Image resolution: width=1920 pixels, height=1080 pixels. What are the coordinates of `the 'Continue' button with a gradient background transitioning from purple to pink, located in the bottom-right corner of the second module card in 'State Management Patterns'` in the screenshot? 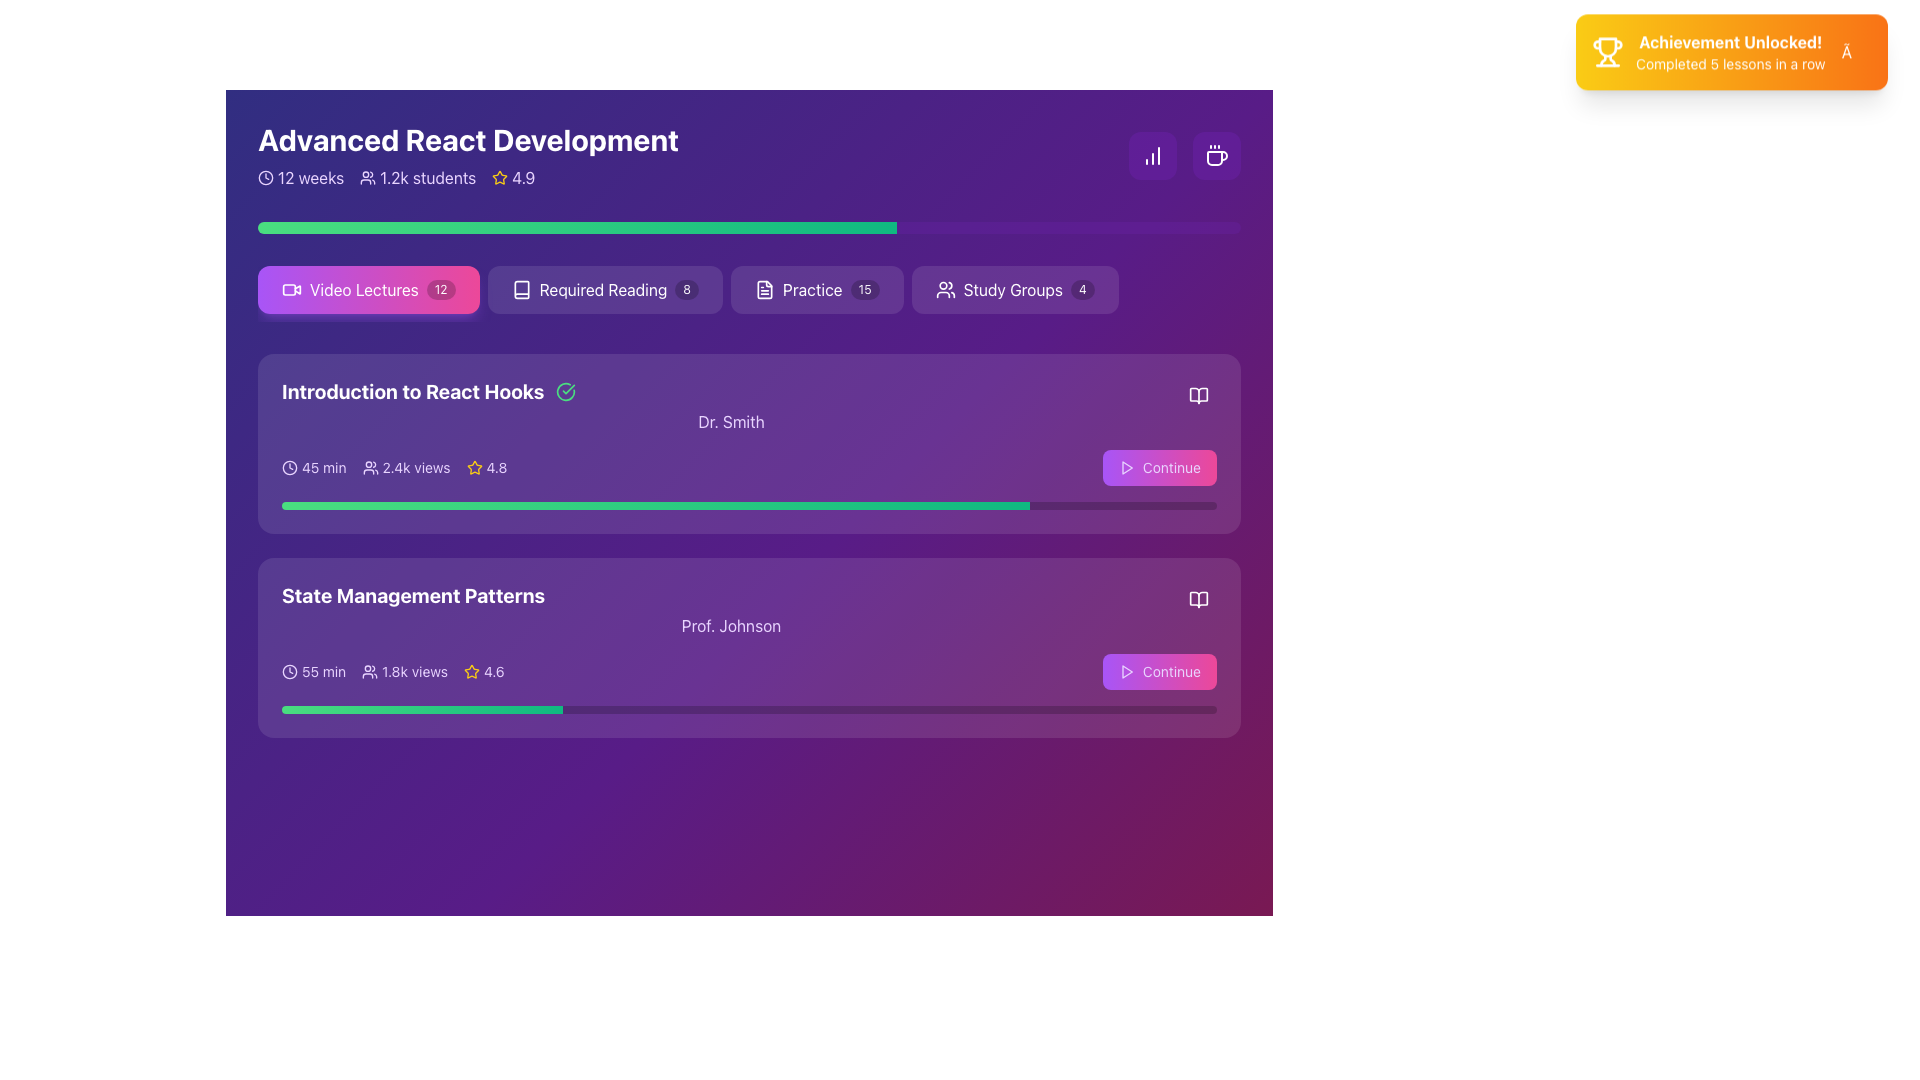 It's located at (1159, 671).